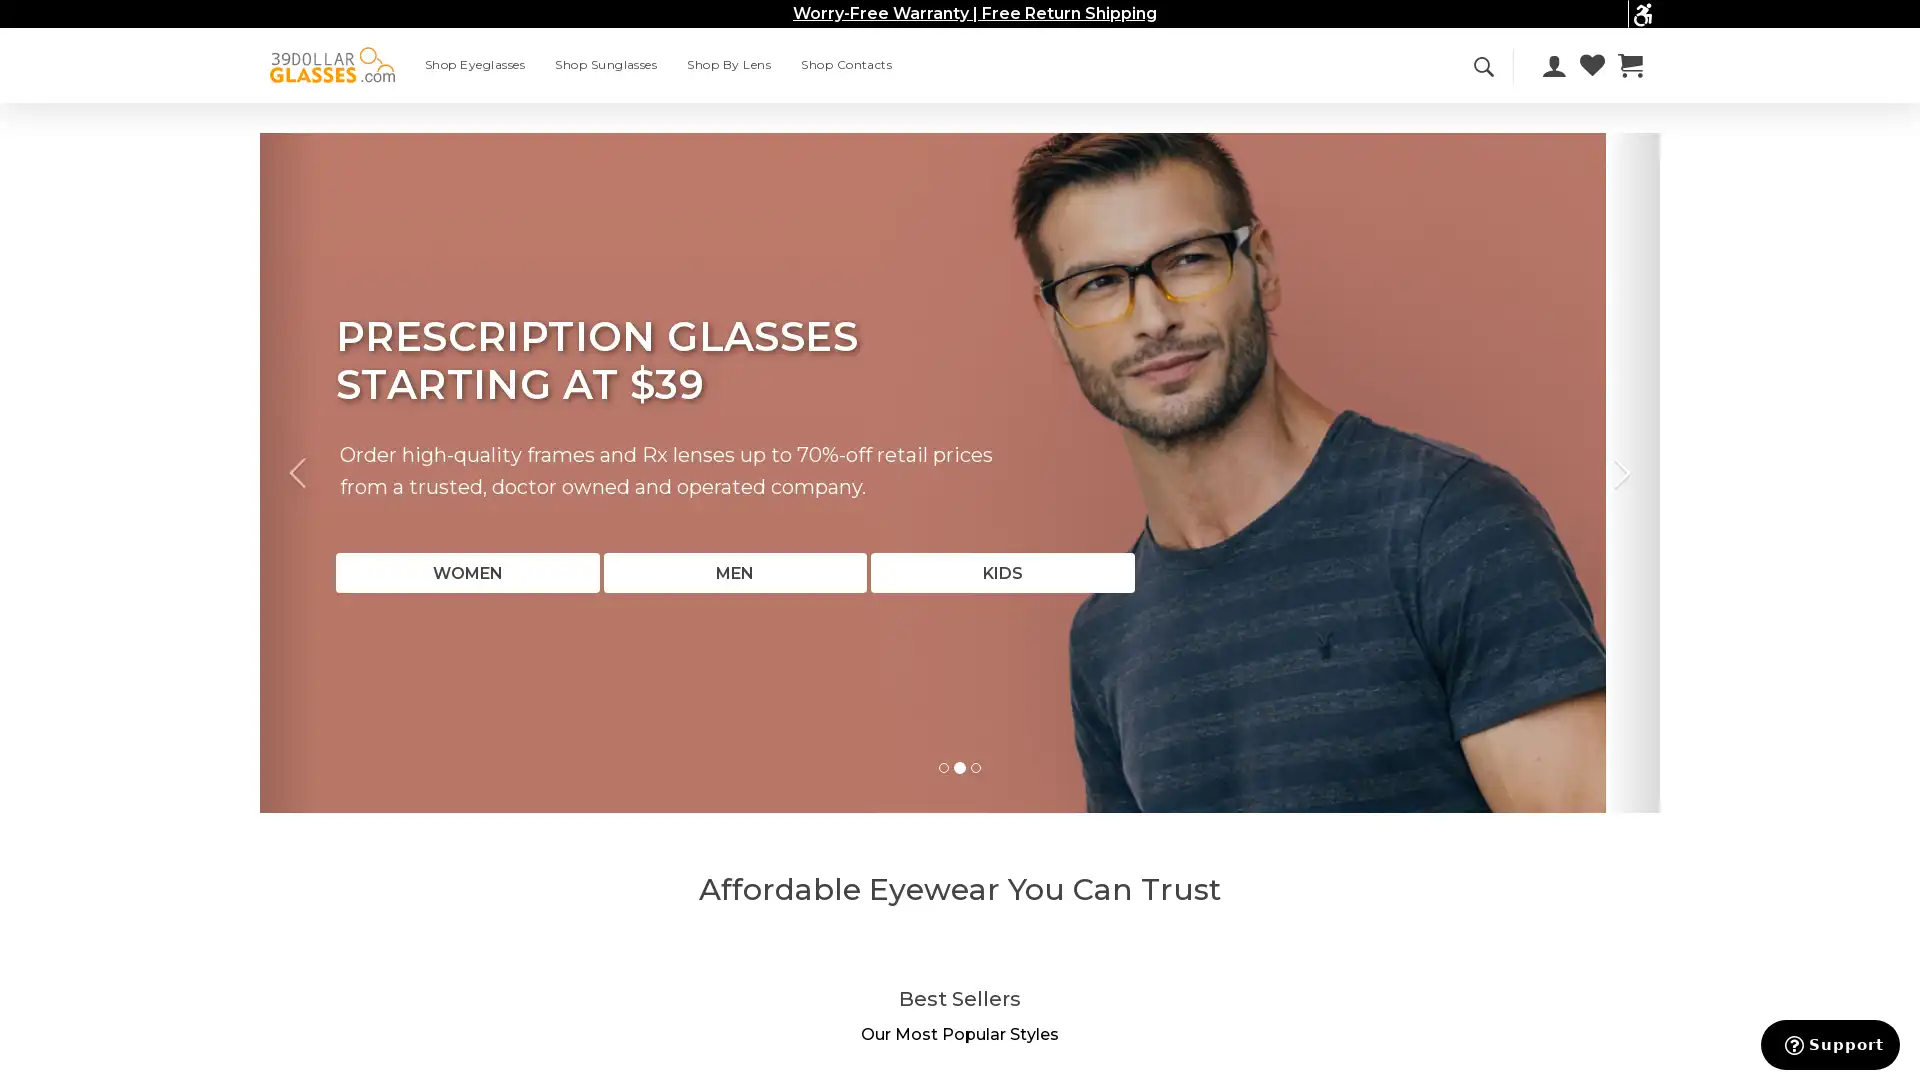  I want to click on Previous, so click(287, 473).